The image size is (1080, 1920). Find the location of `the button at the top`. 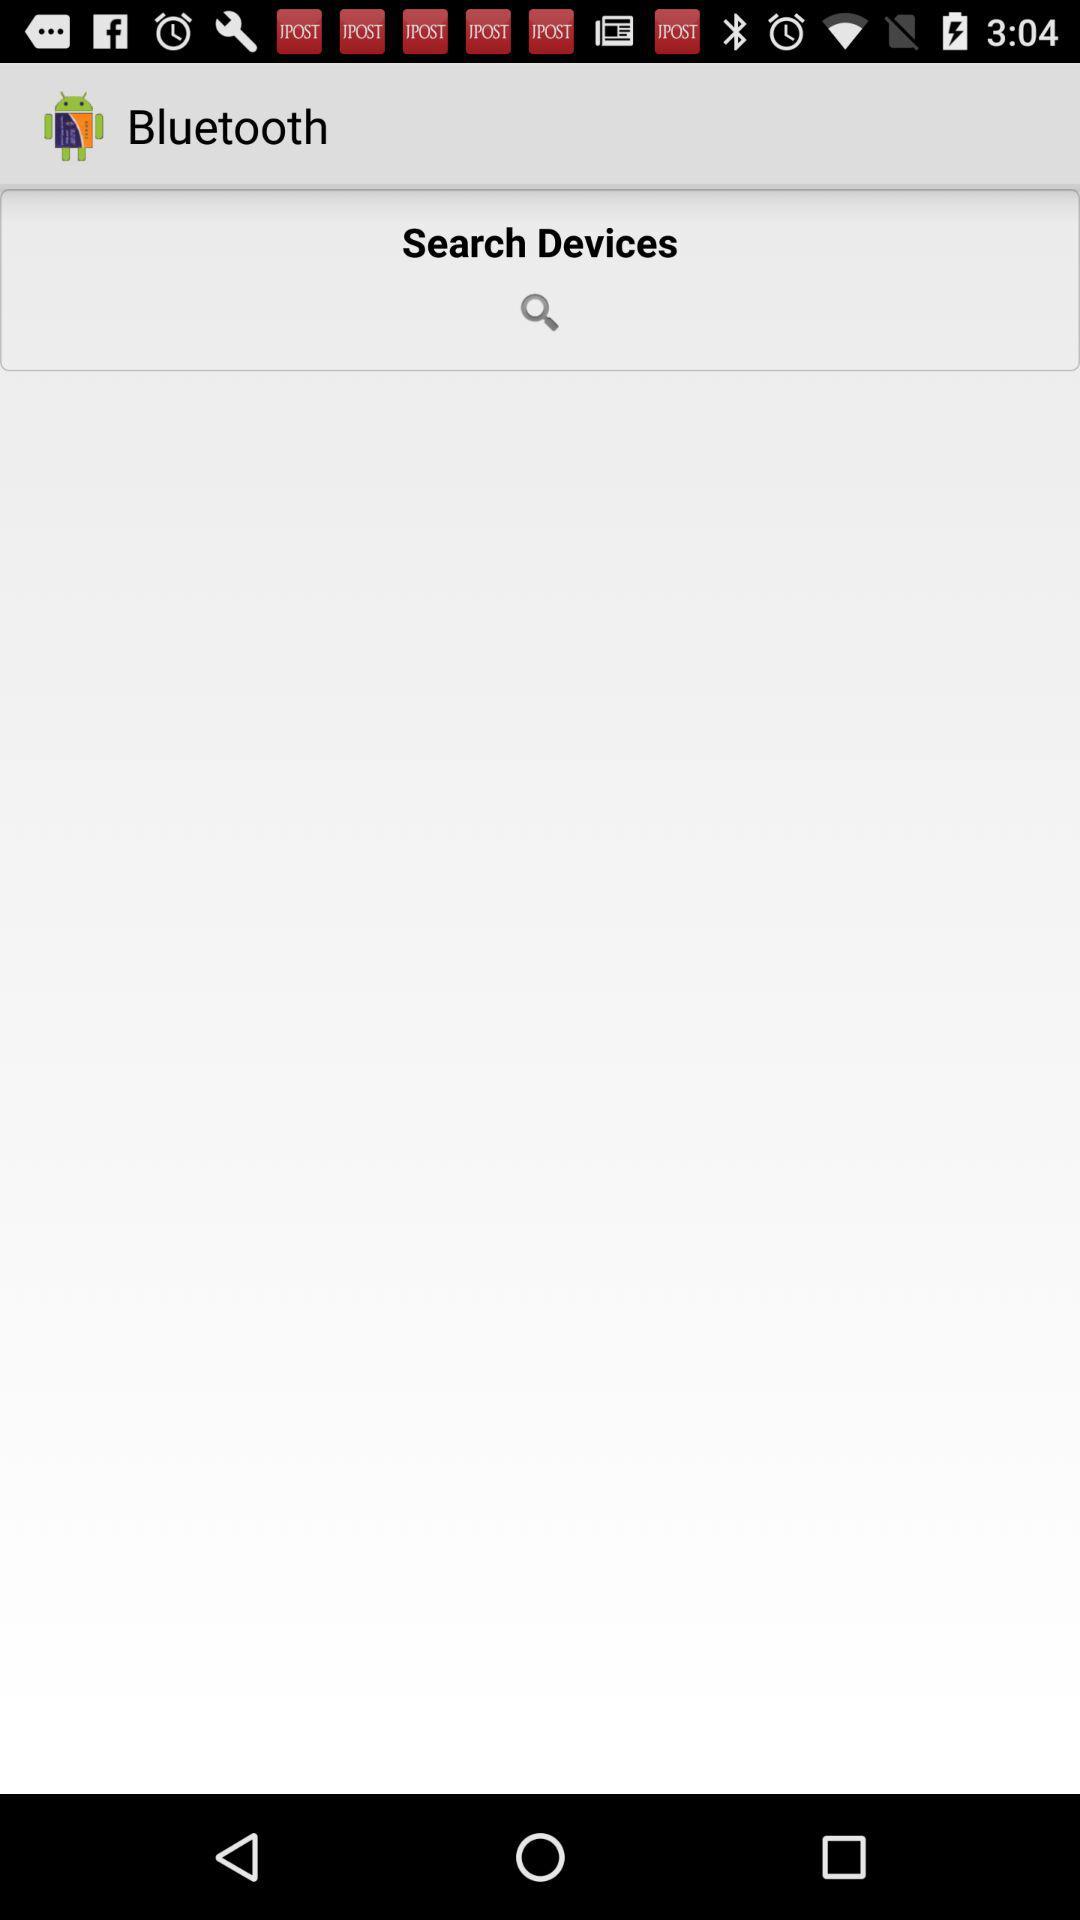

the button at the top is located at coordinates (540, 279).